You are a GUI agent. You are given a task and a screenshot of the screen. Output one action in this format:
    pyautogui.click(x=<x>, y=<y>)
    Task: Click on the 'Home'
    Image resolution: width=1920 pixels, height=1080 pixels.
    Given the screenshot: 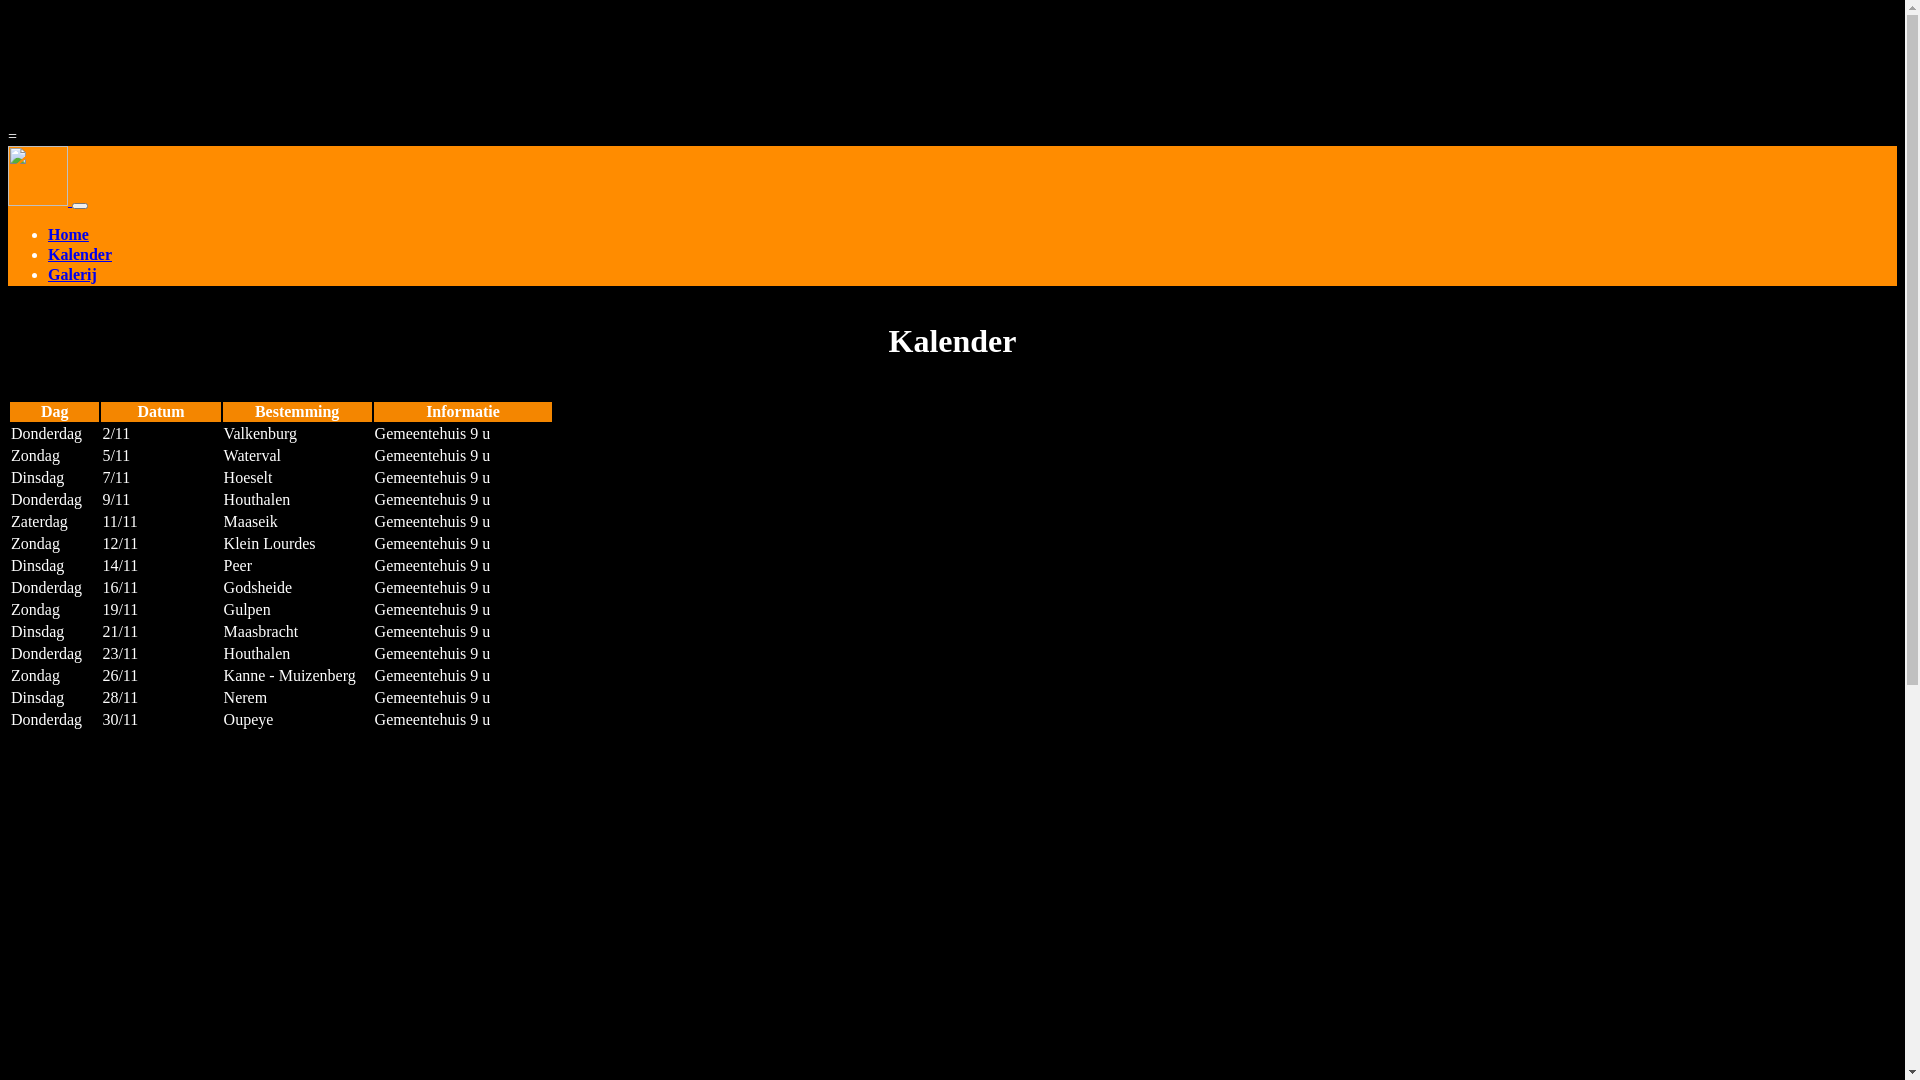 What is the action you would take?
    pyautogui.click(x=48, y=234)
    